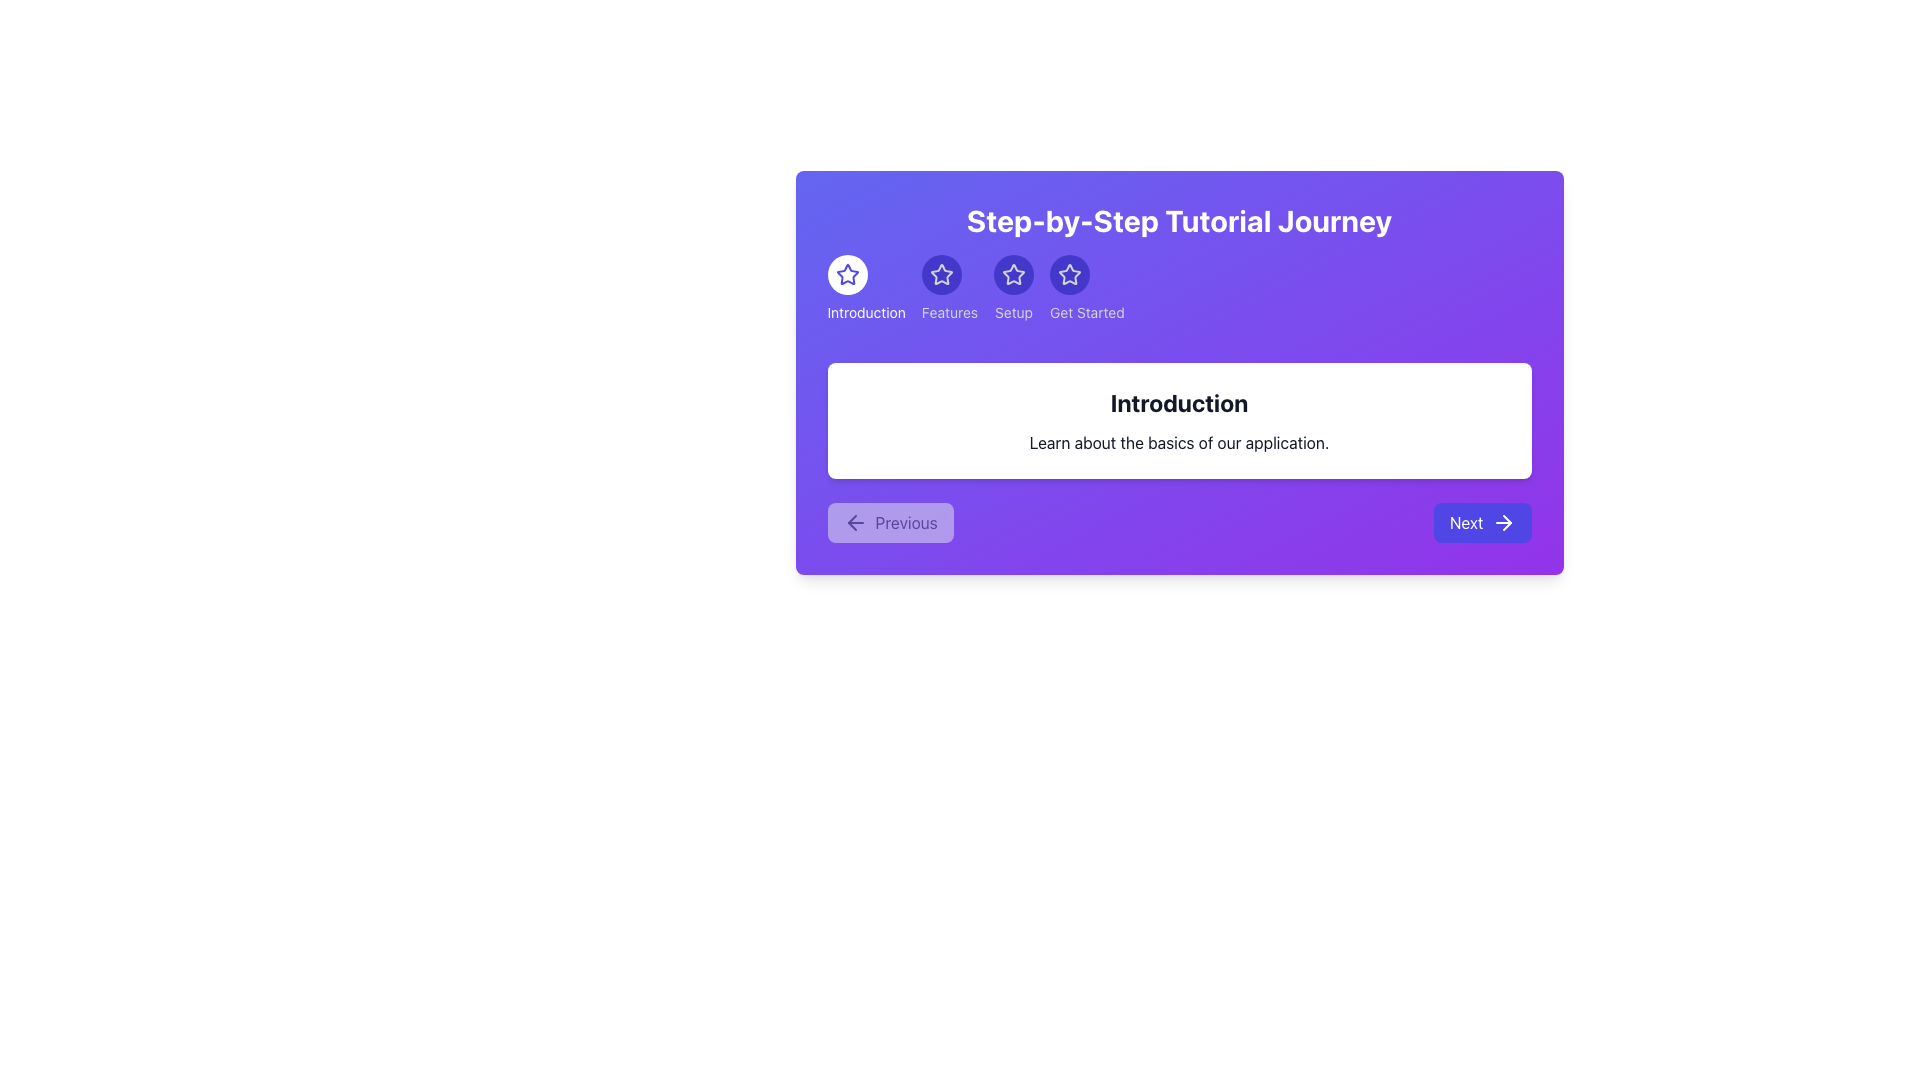 This screenshot has width=1920, height=1080. Describe the element at coordinates (1507, 522) in the screenshot. I see `the Arrow Icon located at the far right side of the 'Next' button` at that location.